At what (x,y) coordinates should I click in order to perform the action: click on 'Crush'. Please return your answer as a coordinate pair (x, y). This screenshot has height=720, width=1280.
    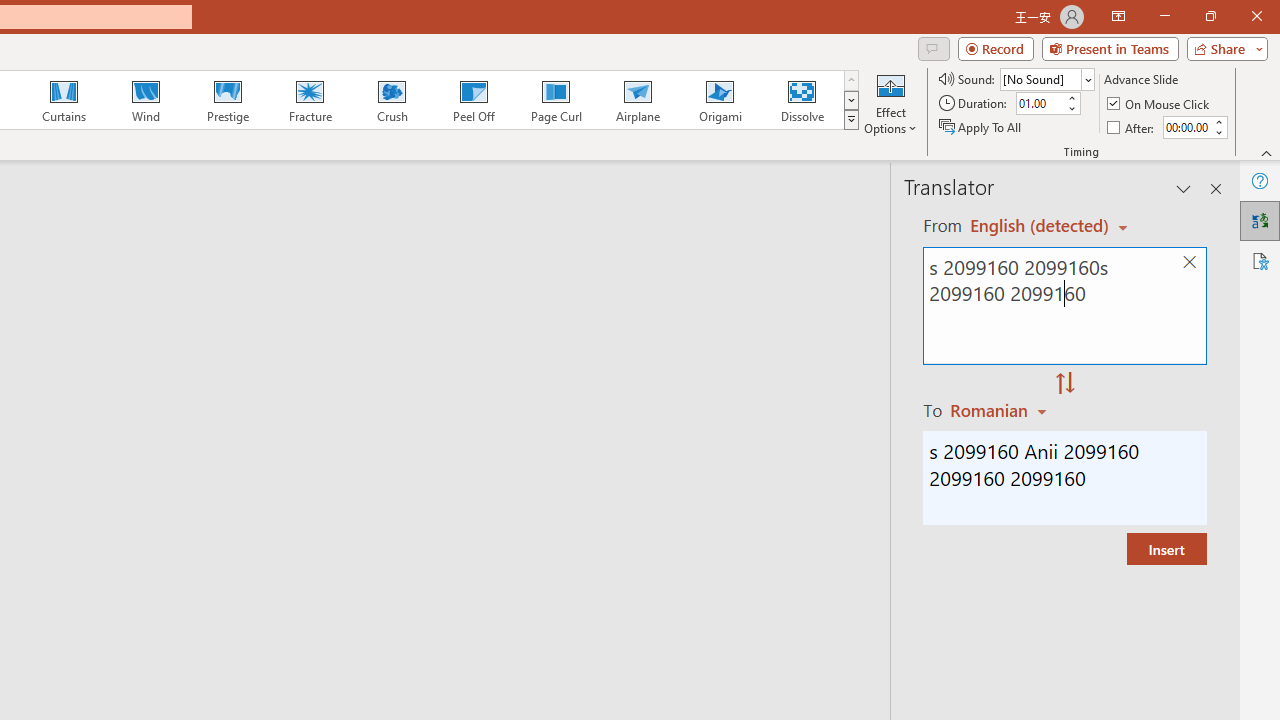
    Looking at the image, I should click on (391, 100).